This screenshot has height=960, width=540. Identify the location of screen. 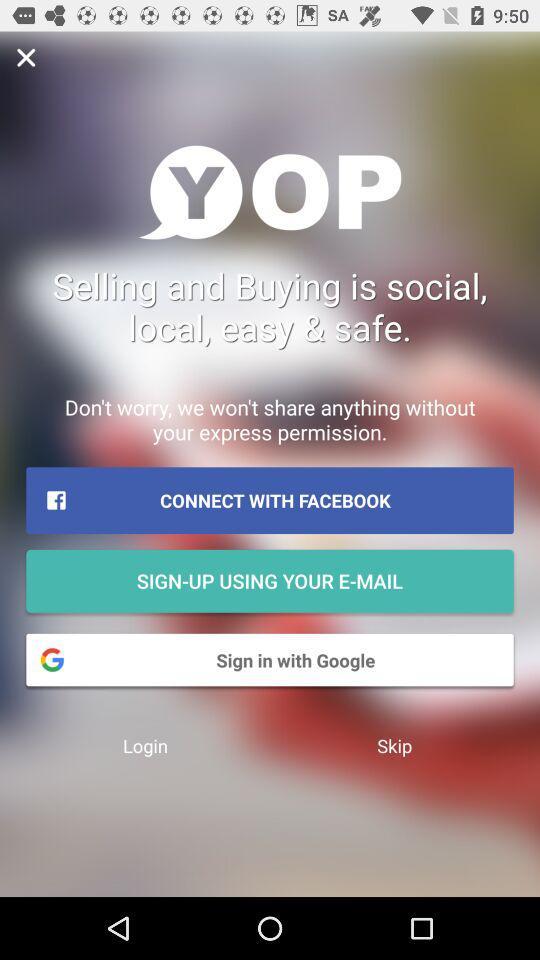
(25, 56).